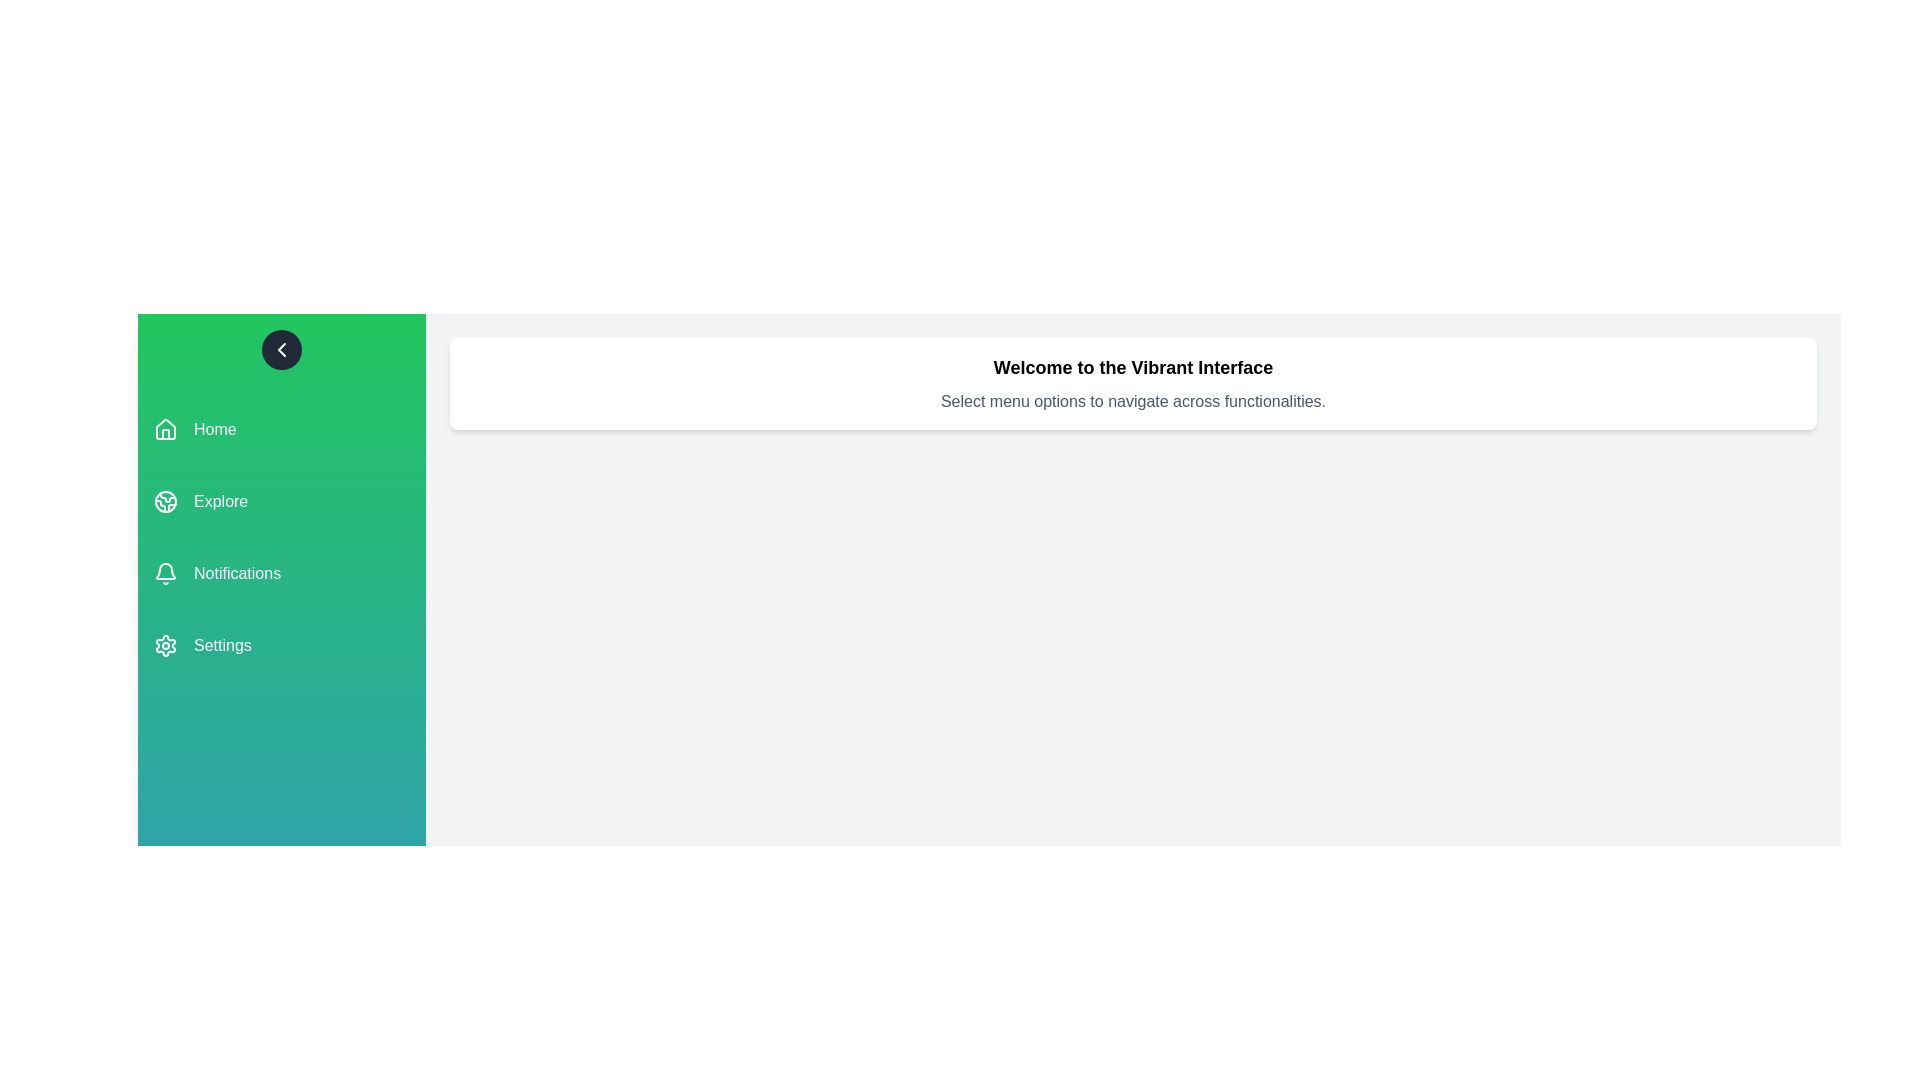 This screenshot has width=1920, height=1080. Describe the element at coordinates (281, 349) in the screenshot. I see `the arrow button to toggle the drawer` at that location.